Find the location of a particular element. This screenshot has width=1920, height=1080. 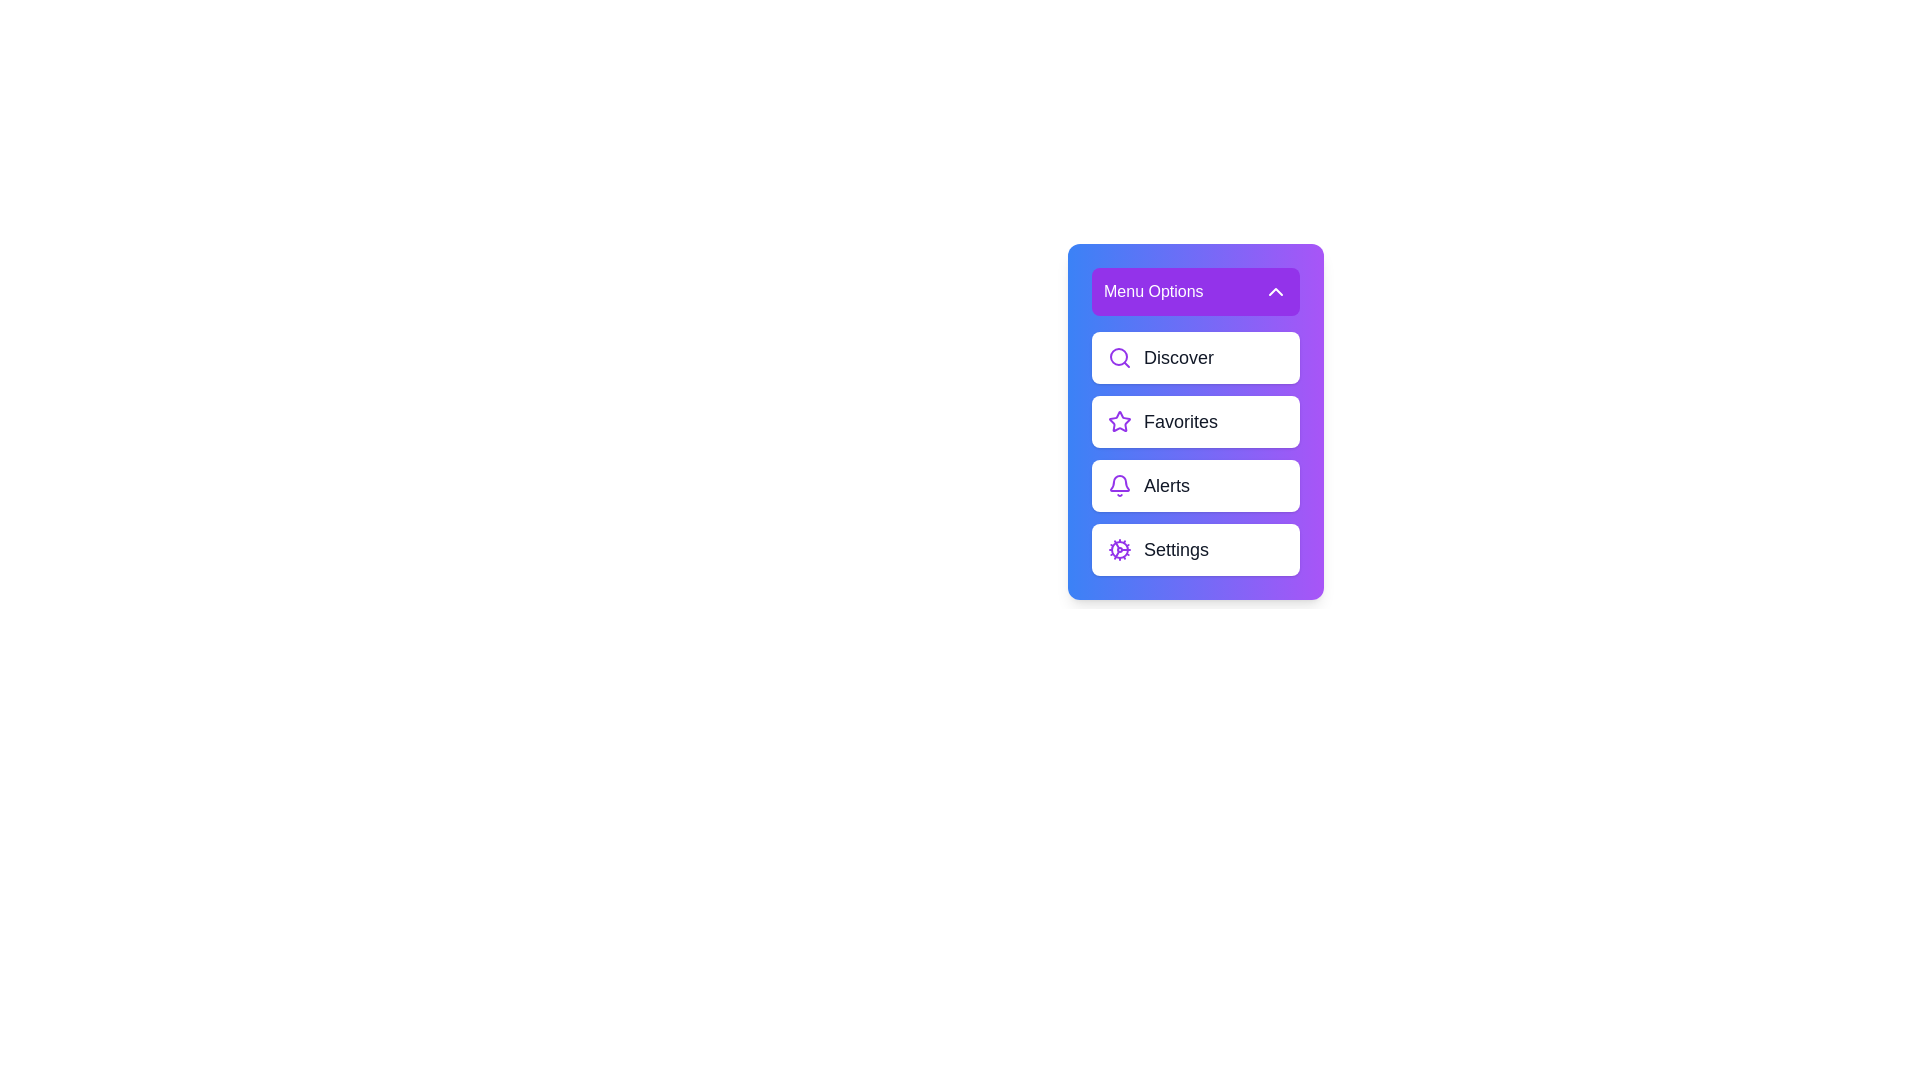

the purple rectangular button labeled 'Menu Options' at the top of the vertical menu card is located at coordinates (1195, 292).